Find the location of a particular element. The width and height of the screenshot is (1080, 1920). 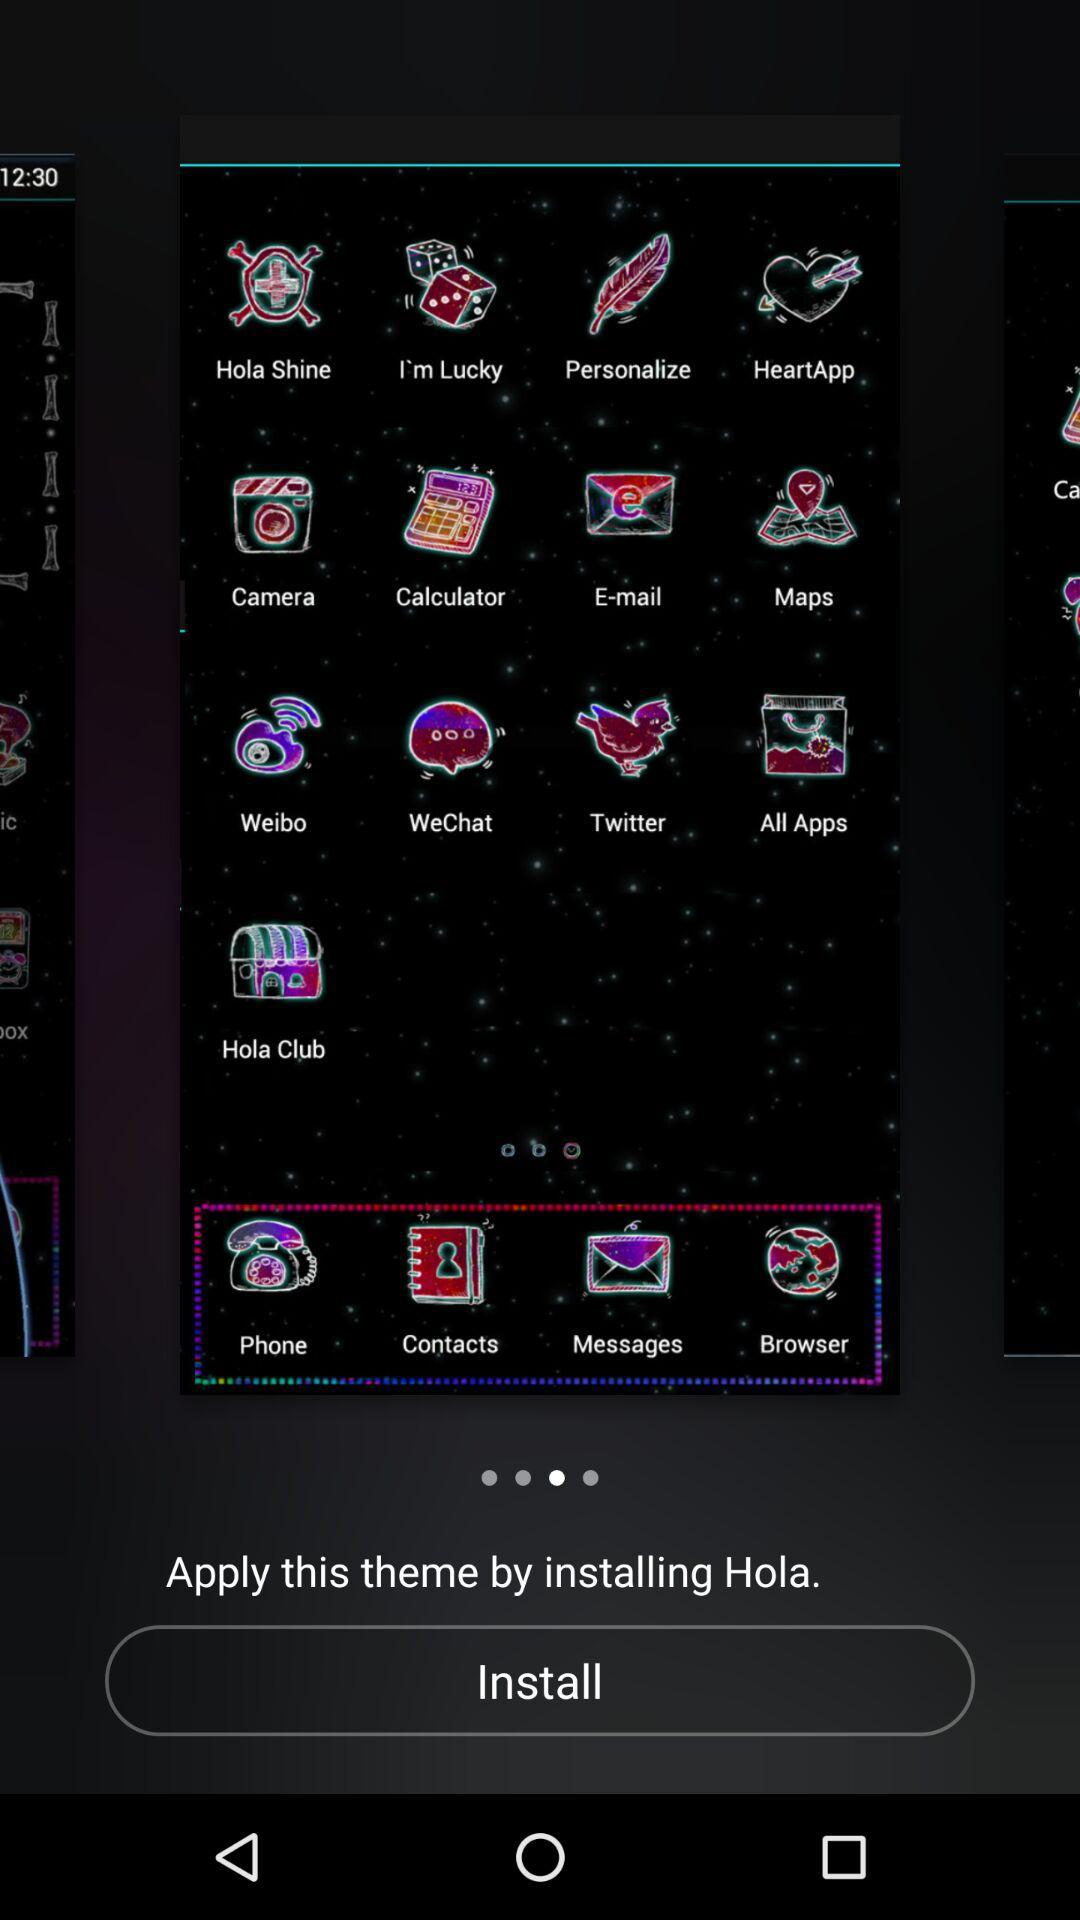

app above the apply this theme is located at coordinates (589, 1477).